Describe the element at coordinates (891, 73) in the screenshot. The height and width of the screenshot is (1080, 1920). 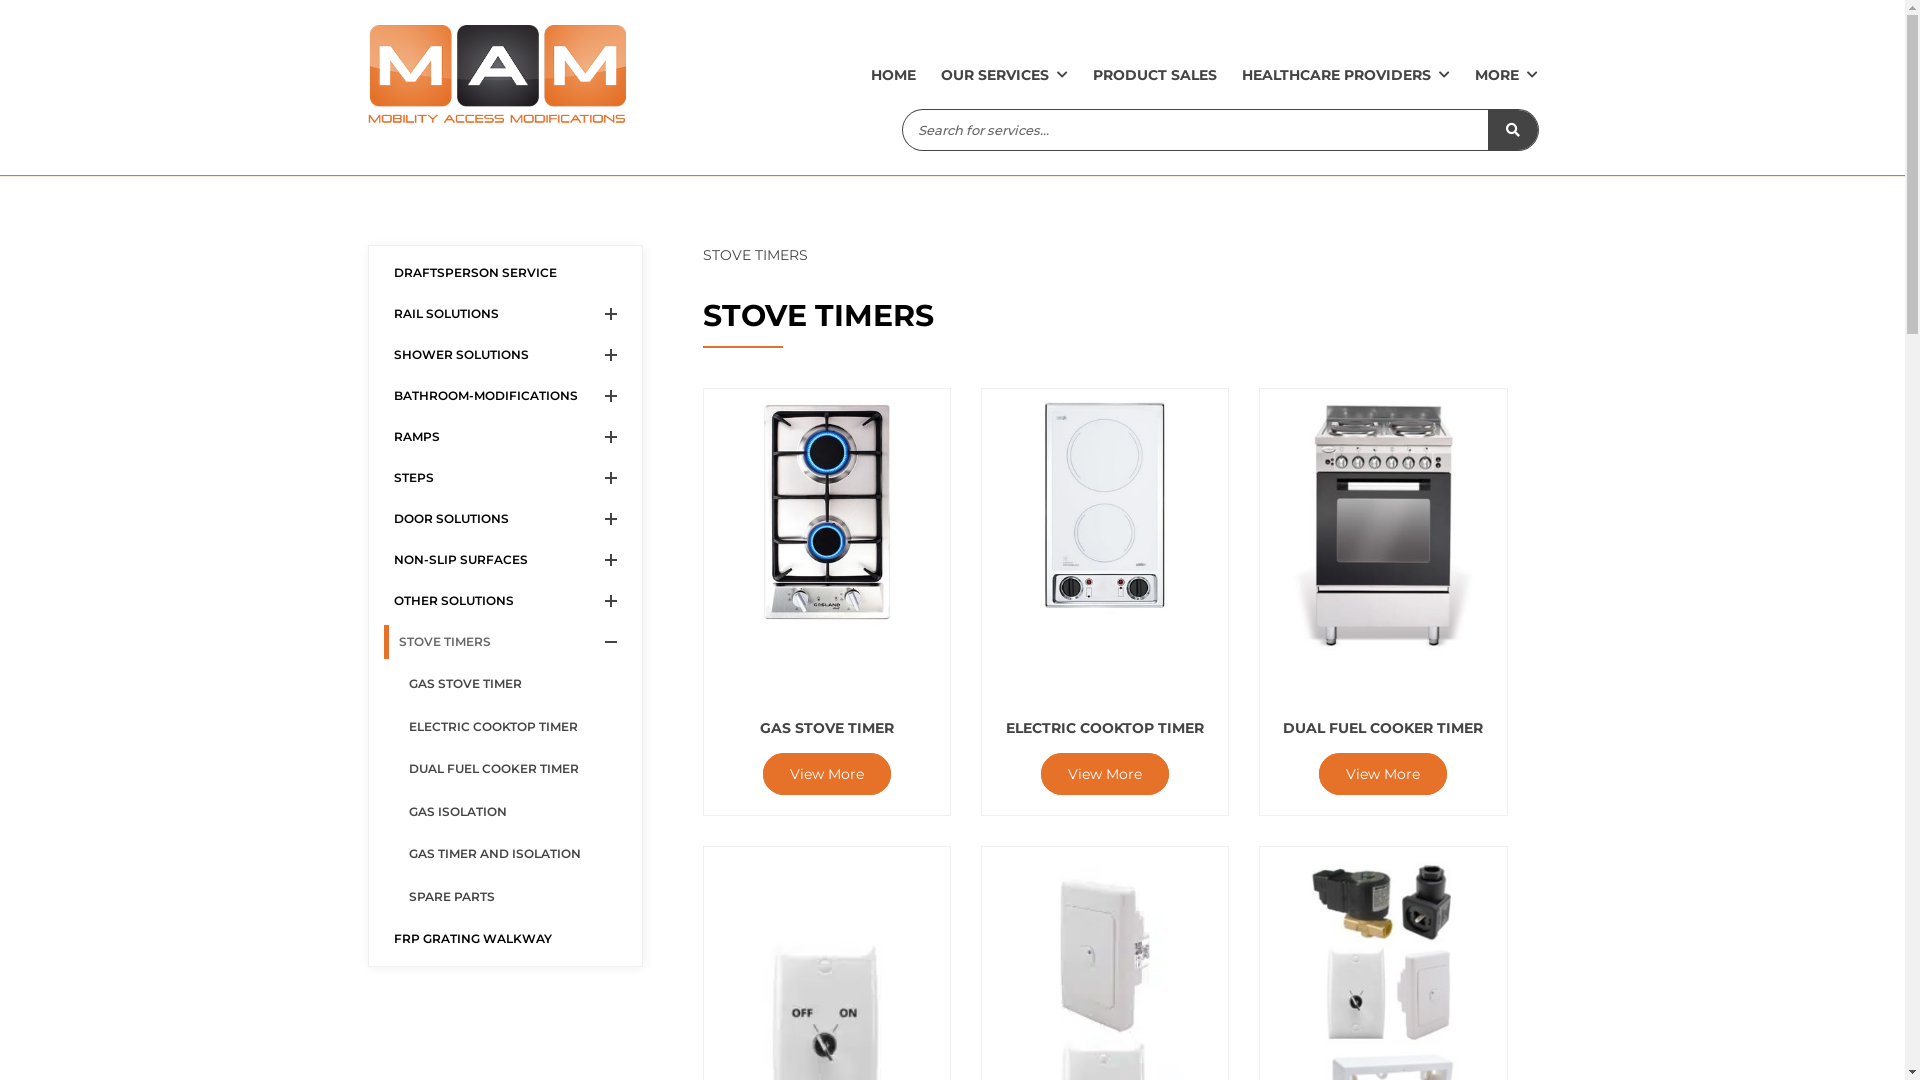
I see `'HOME'` at that location.